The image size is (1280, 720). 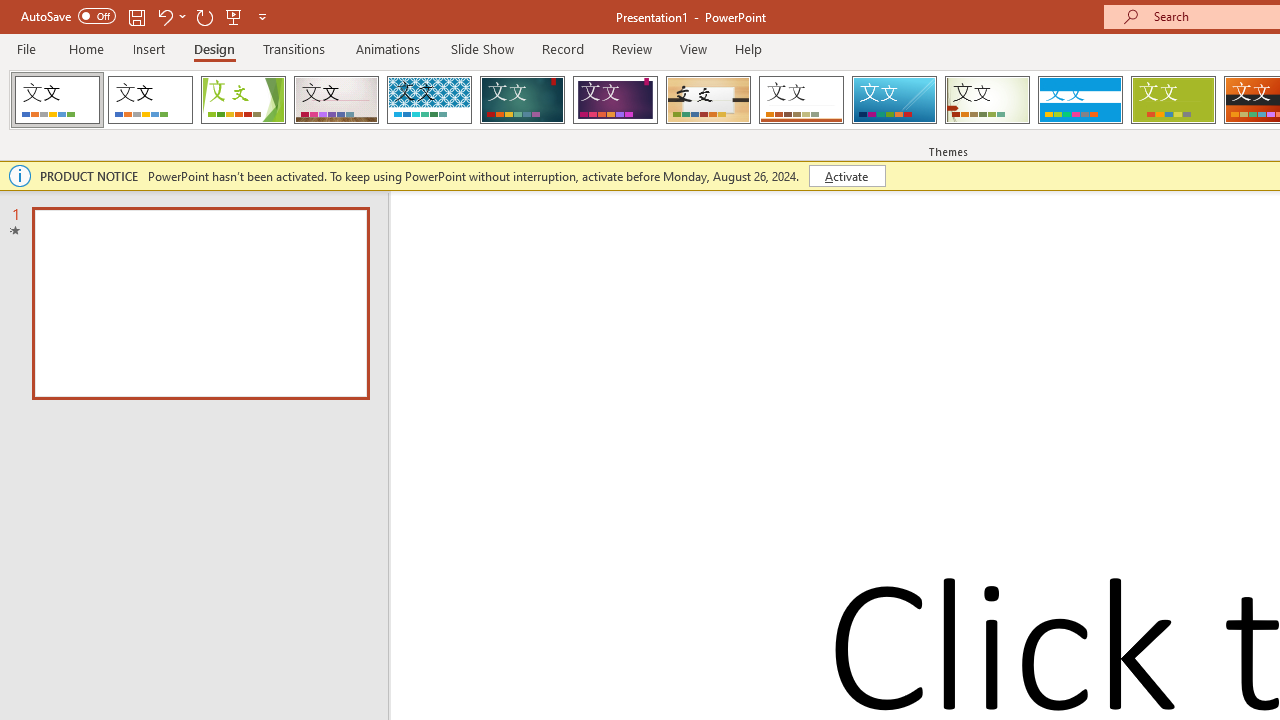 I want to click on 'Activate', so click(x=847, y=175).